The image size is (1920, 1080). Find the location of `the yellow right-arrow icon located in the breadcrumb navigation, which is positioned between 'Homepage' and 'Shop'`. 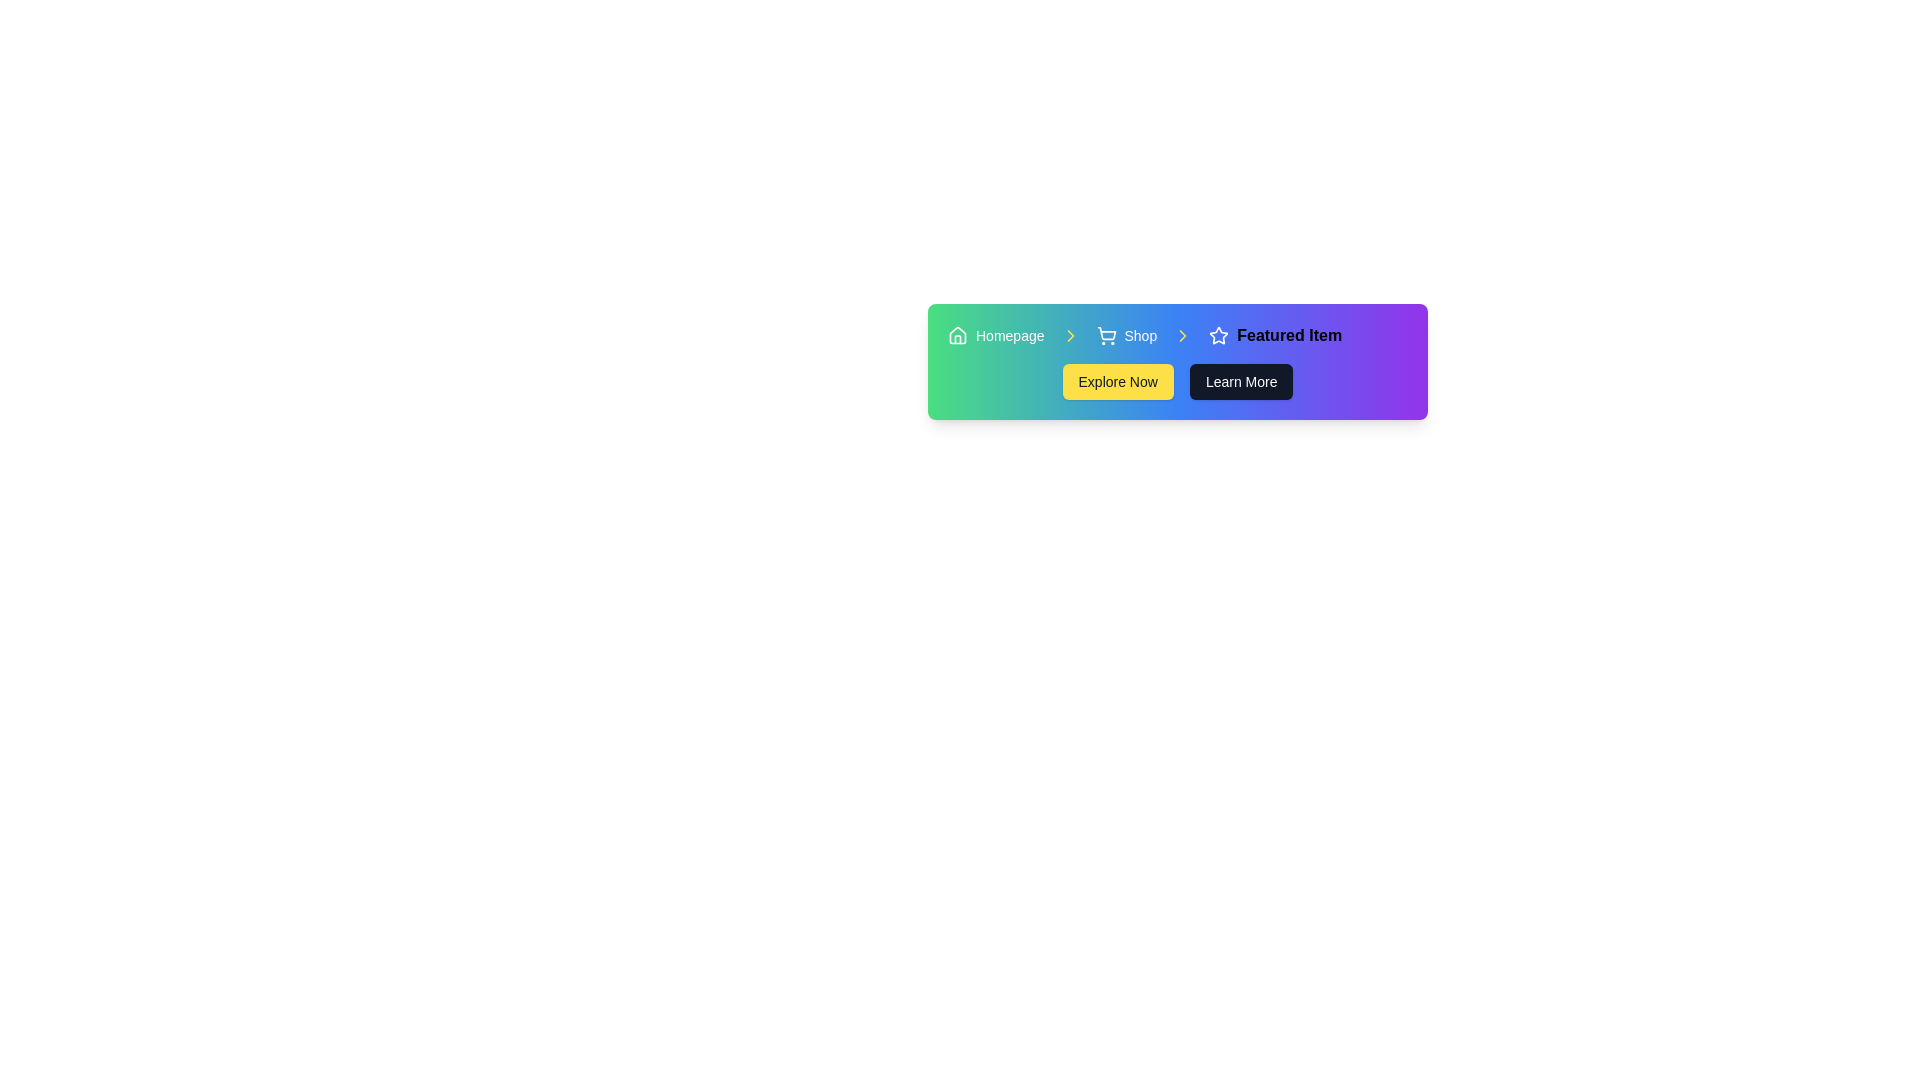

the yellow right-arrow icon located in the breadcrumb navigation, which is positioned between 'Homepage' and 'Shop' is located at coordinates (1069, 334).